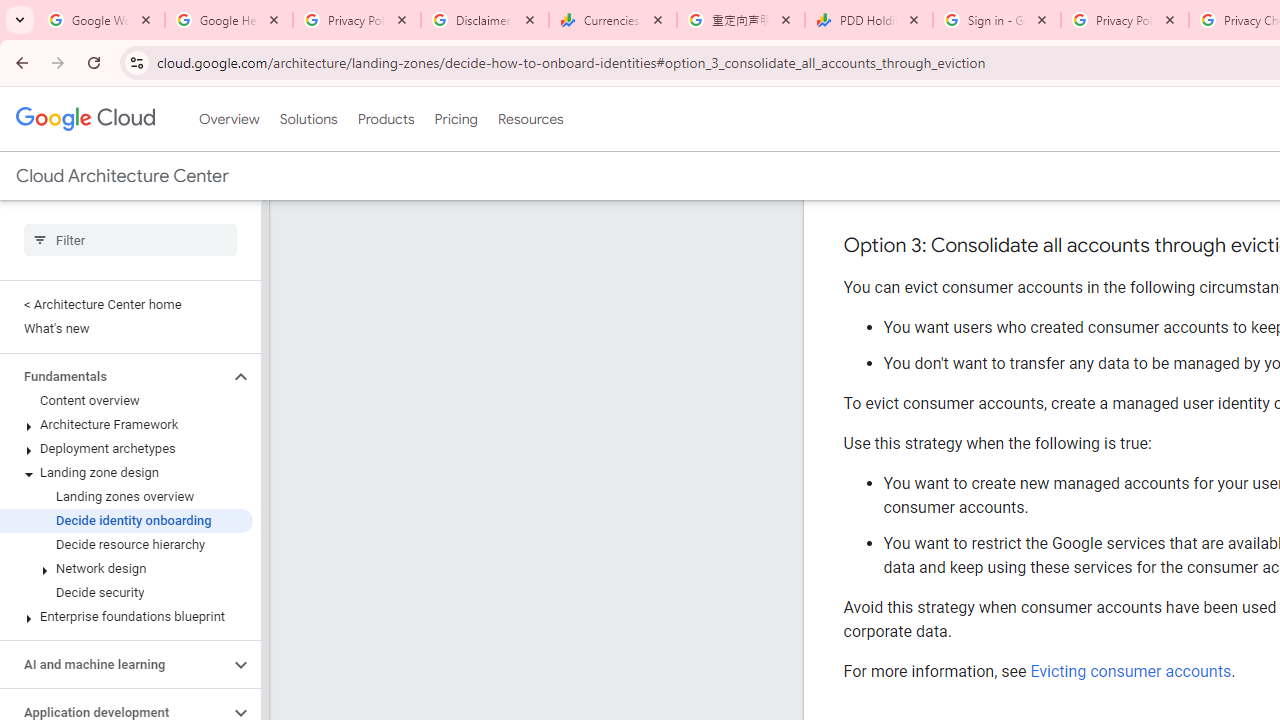 This screenshot has height=720, width=1280. I want to click on 'Content overview', so click(125, 401).